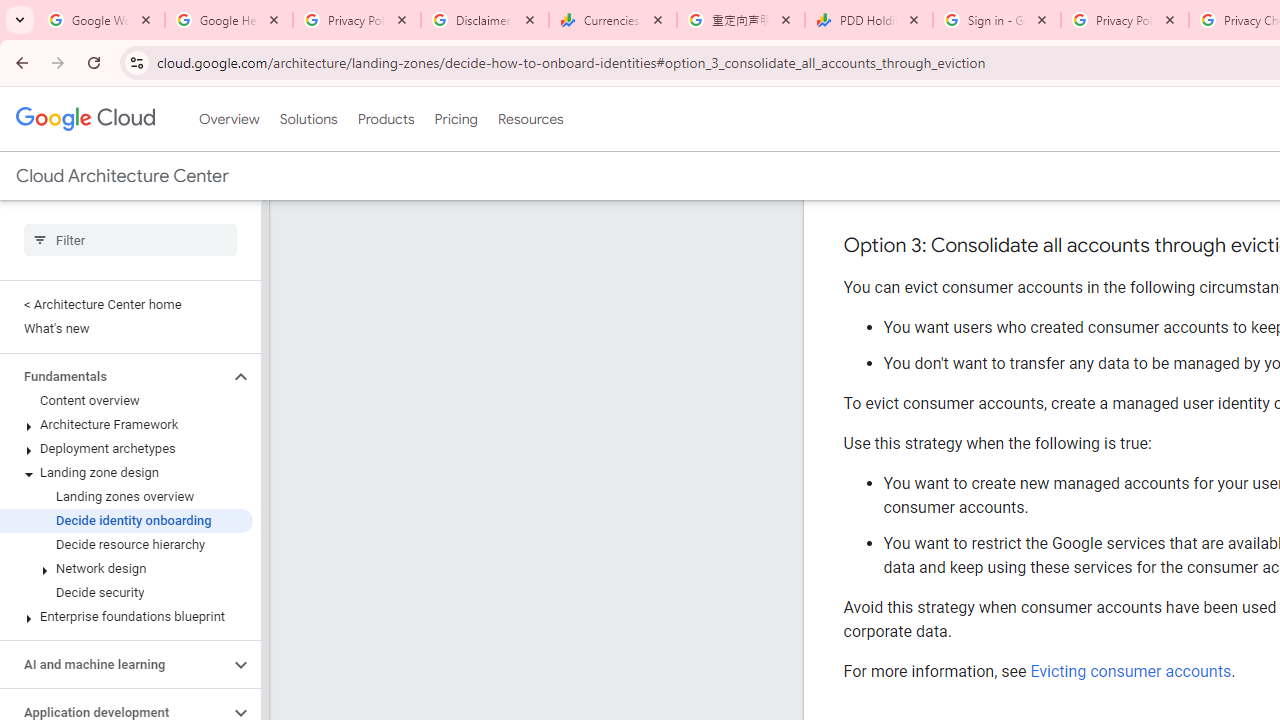 This screenshot has height=720, width=1280. I want to click on 'Content overview', so click(125, 401).